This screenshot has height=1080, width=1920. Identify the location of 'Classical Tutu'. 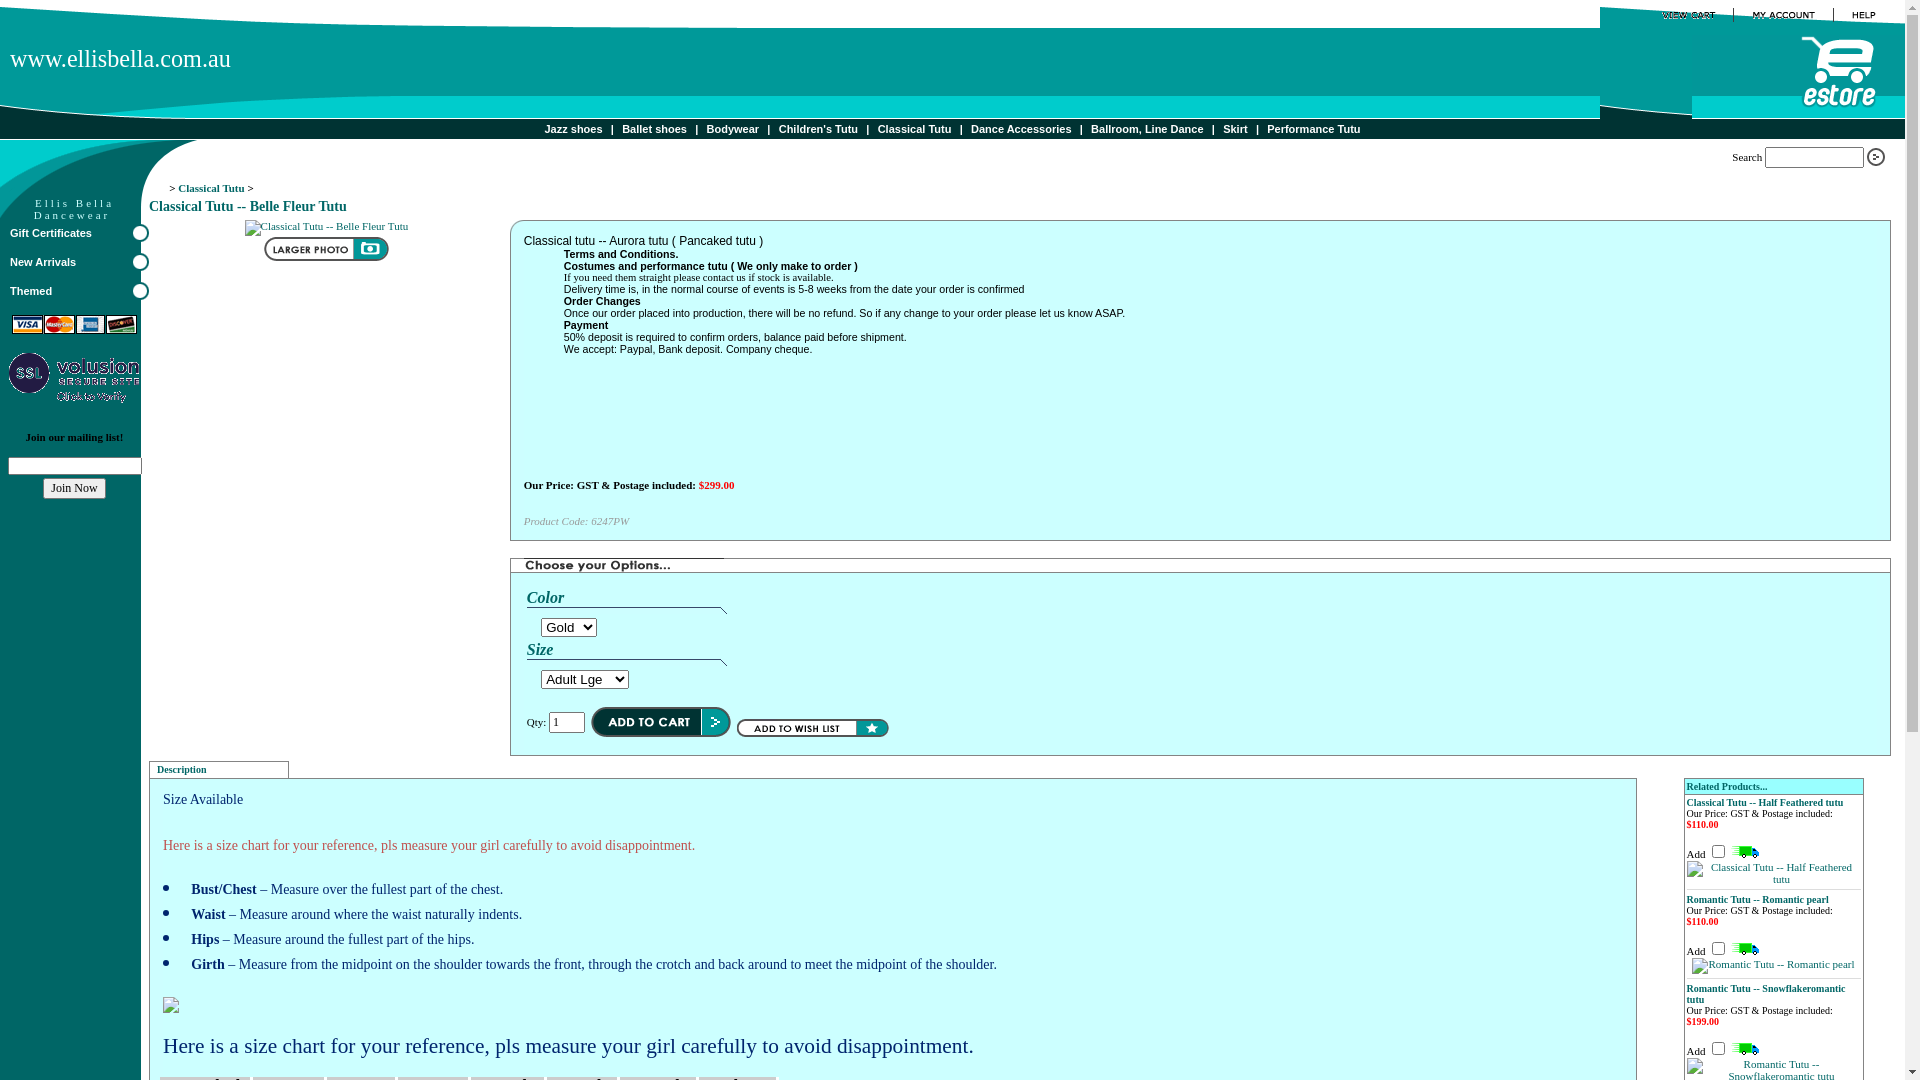
(211, 188).